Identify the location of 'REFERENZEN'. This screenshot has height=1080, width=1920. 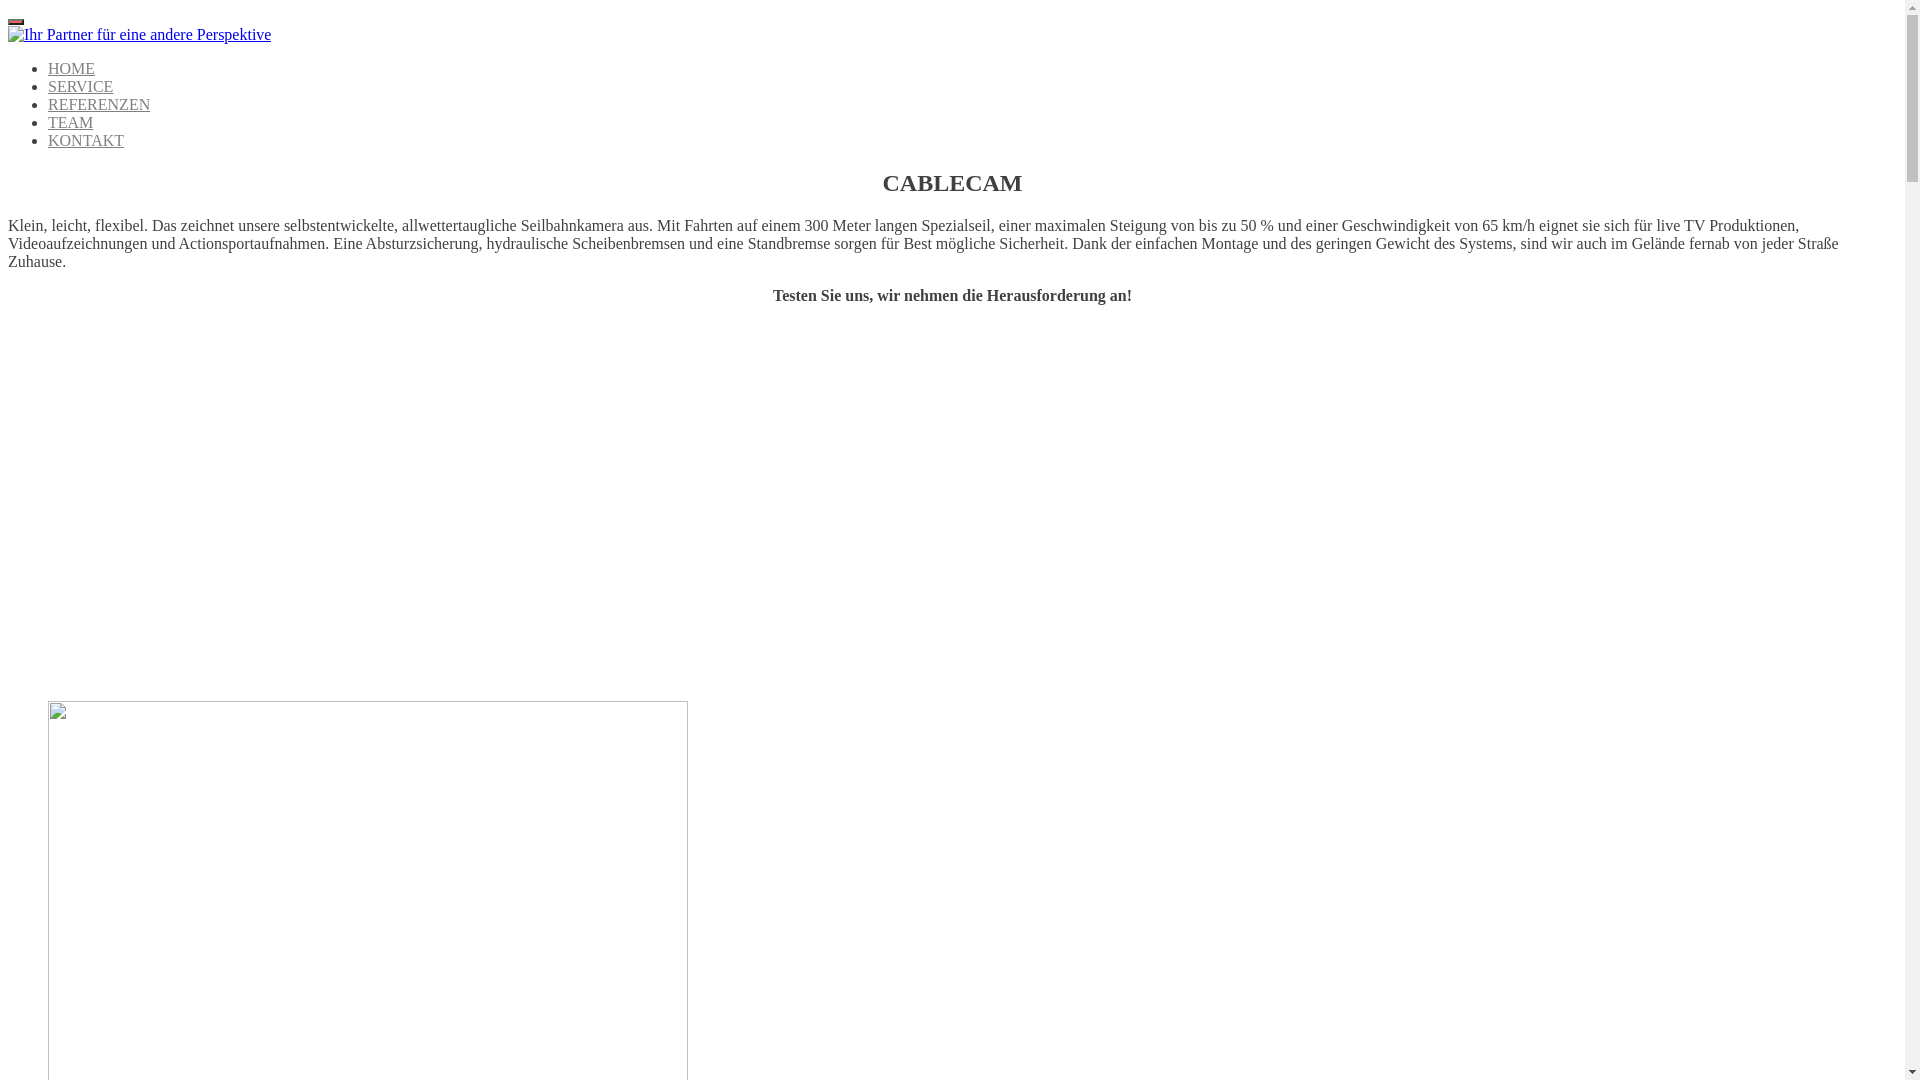
(98, 104).